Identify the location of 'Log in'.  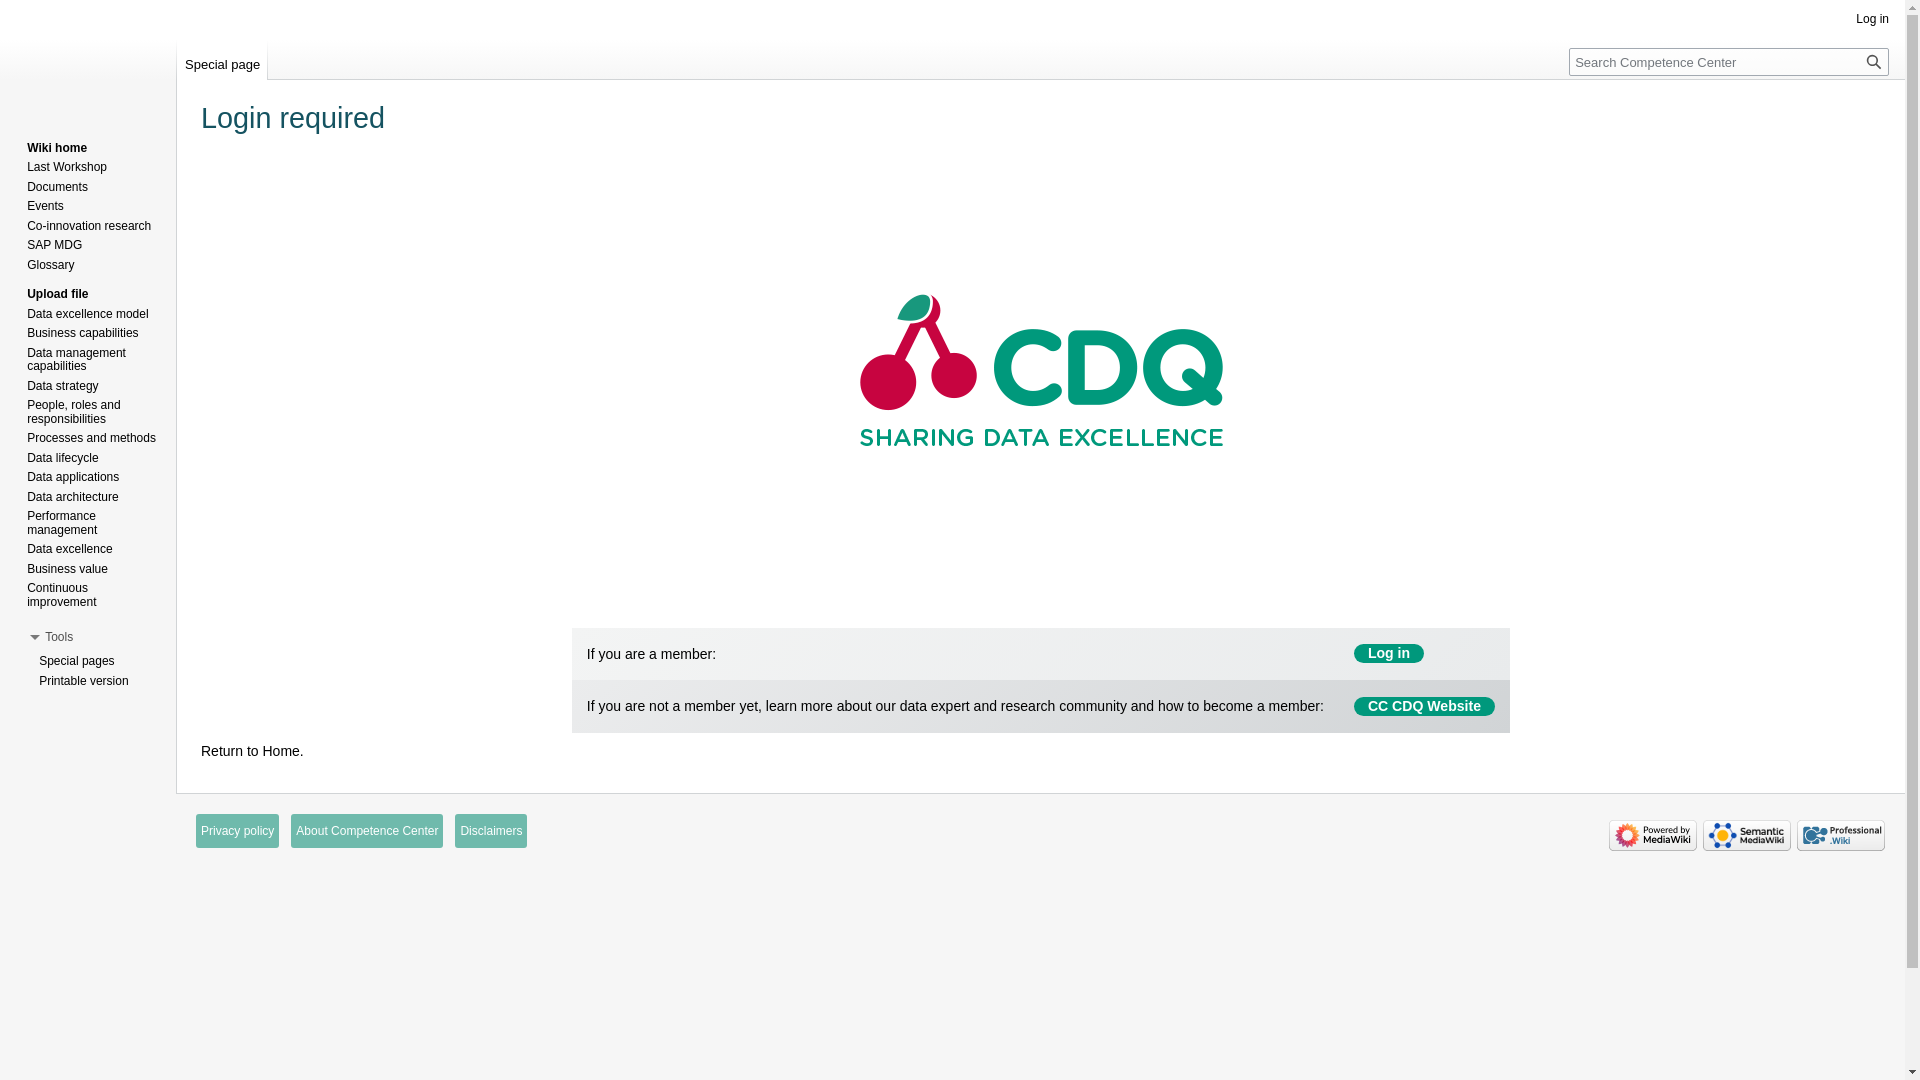
(1871, 19).